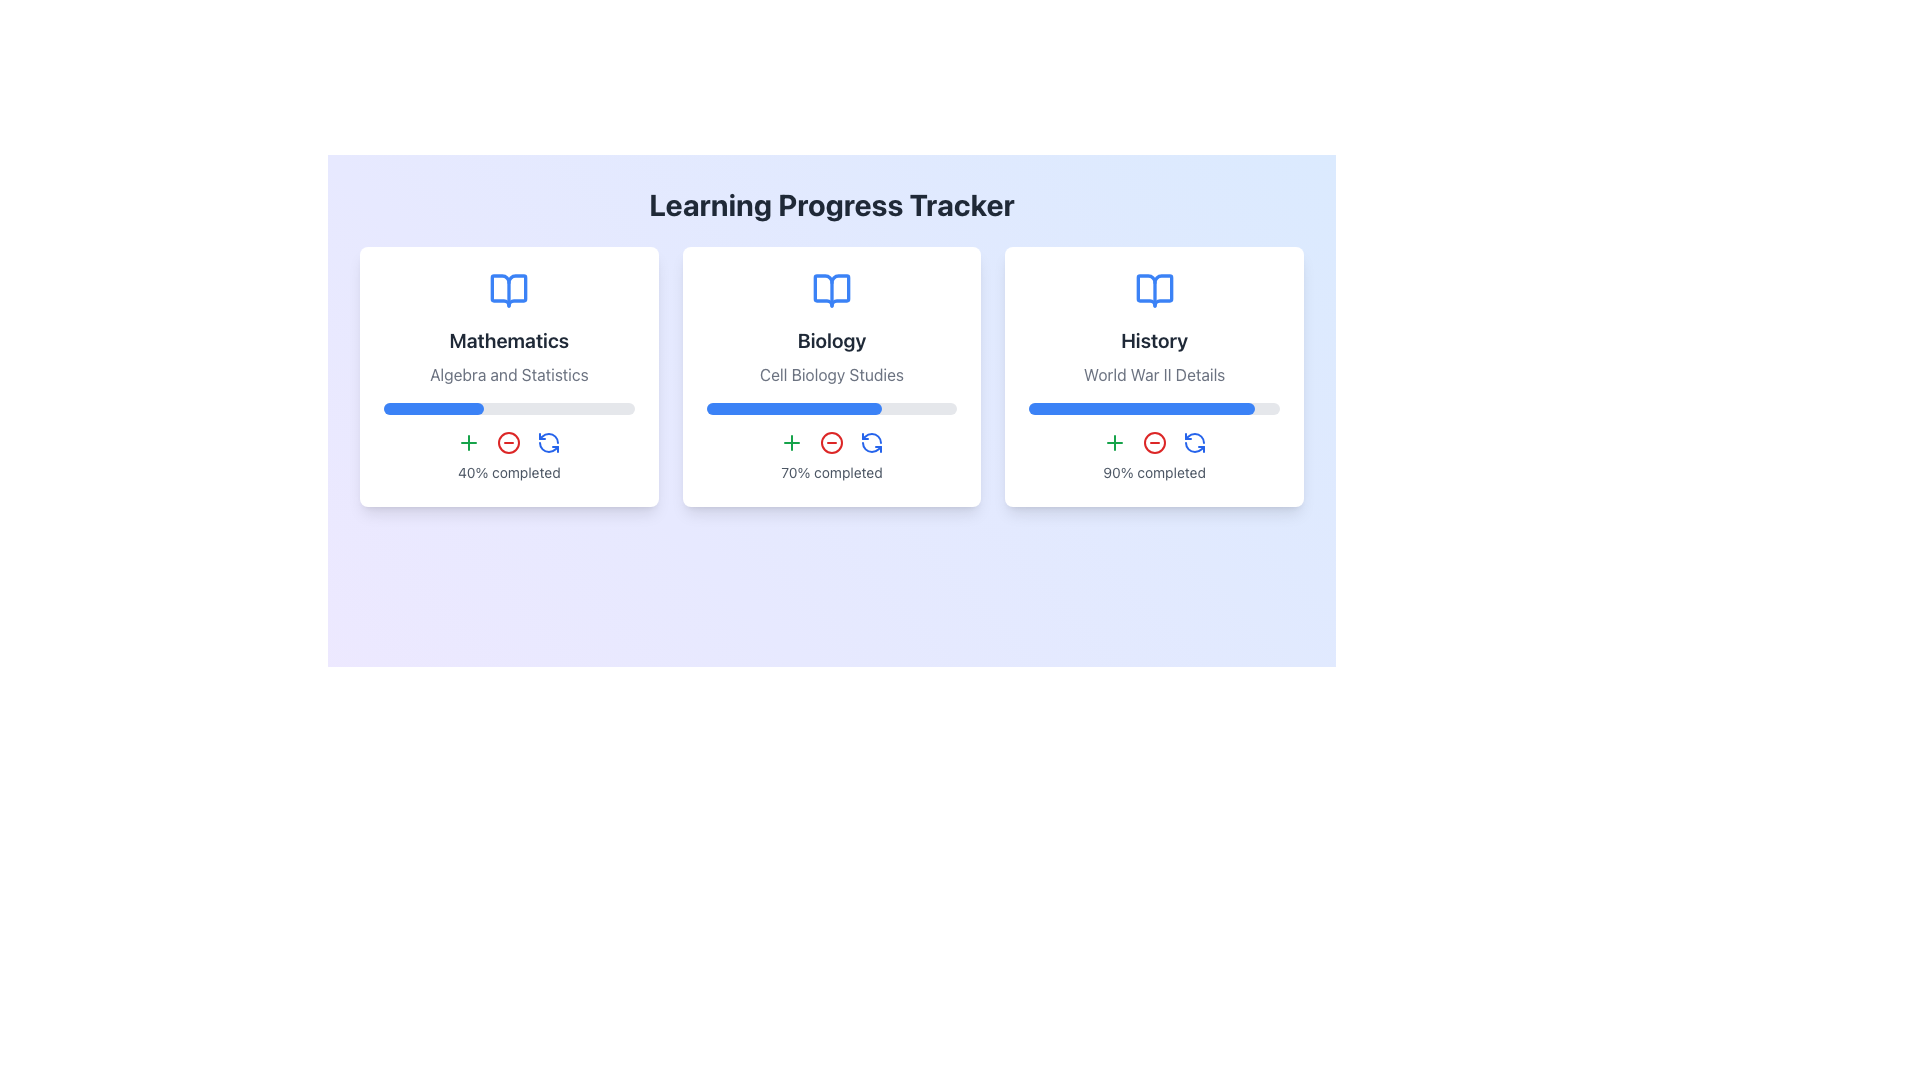  I want to click on the red icon in the horizontal icon group located in the last card, positioned below the progress bar and above the '90% completed' text, so click(1154, 442).